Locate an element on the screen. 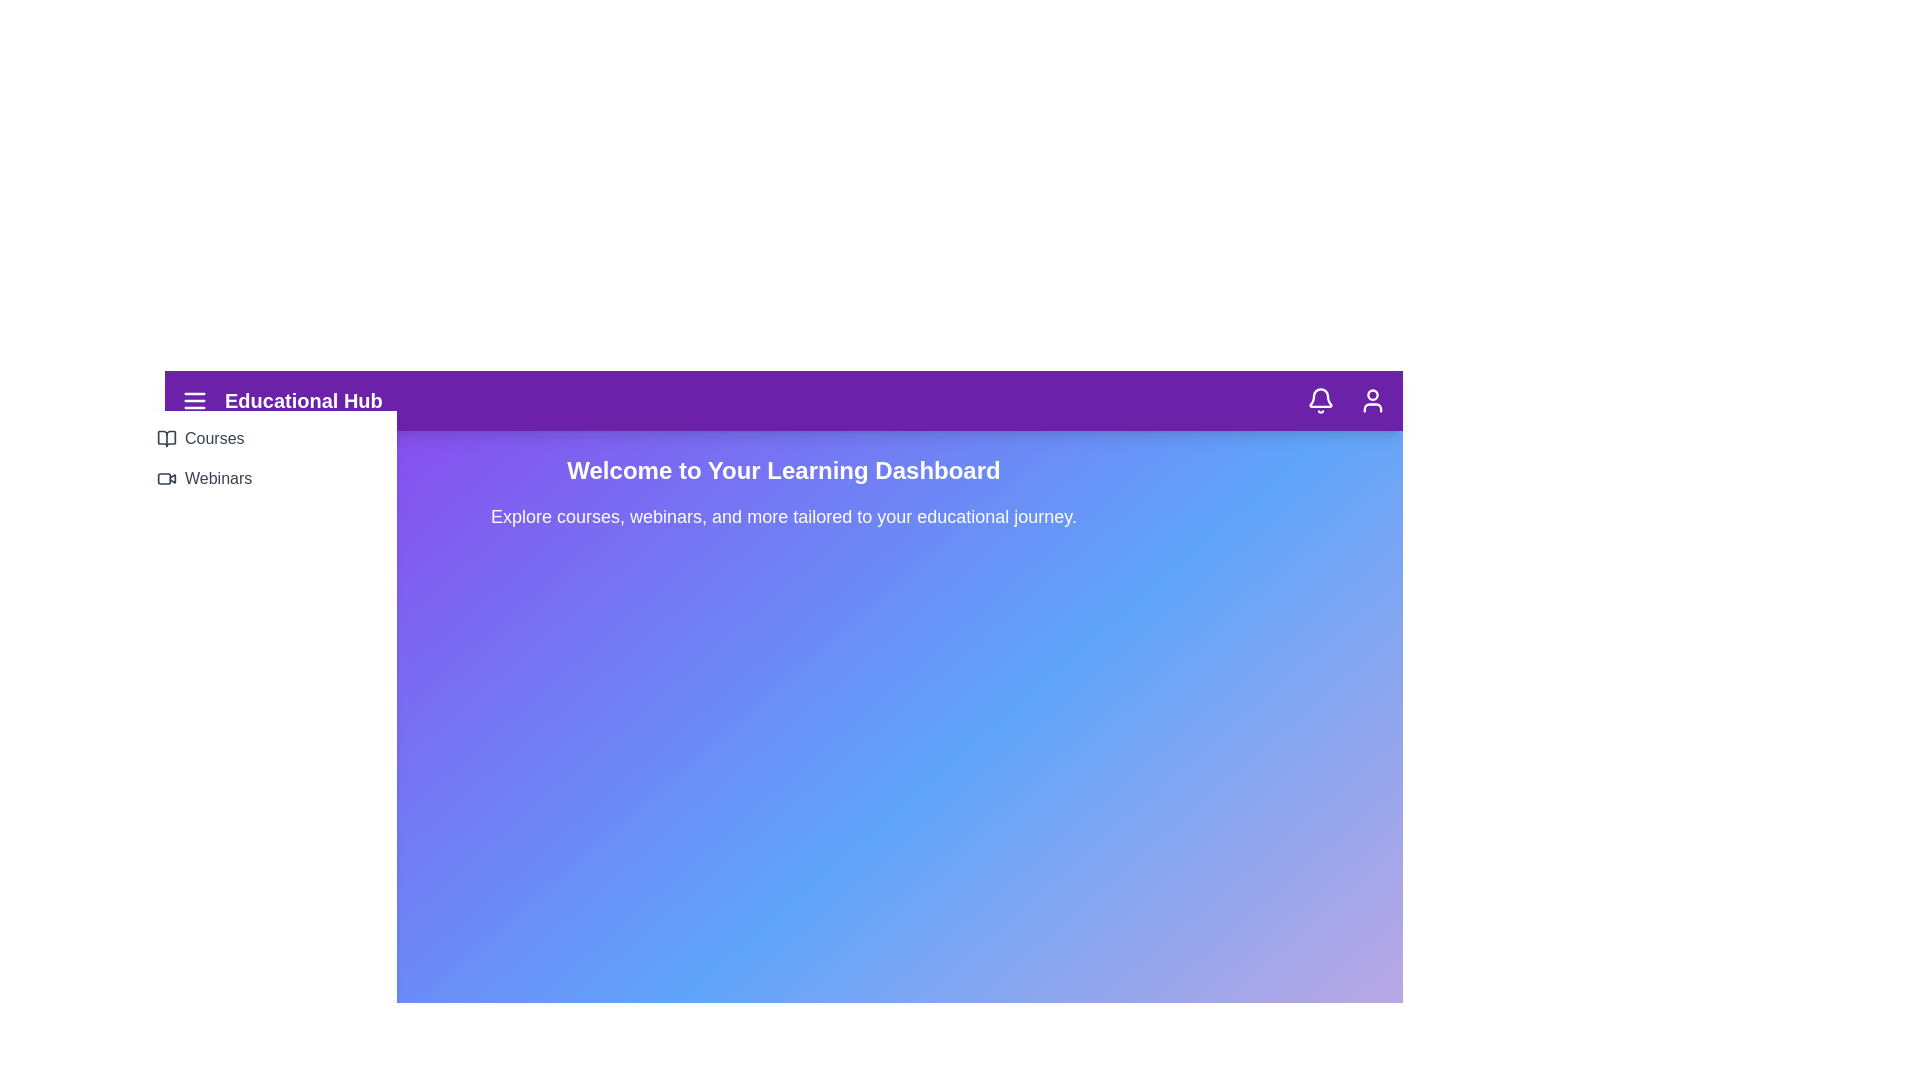 The width and height of the screenshot is (1920, 1080). the user profile icon located in the top-right corner of the navbar is located at coordinates (1371, 401).